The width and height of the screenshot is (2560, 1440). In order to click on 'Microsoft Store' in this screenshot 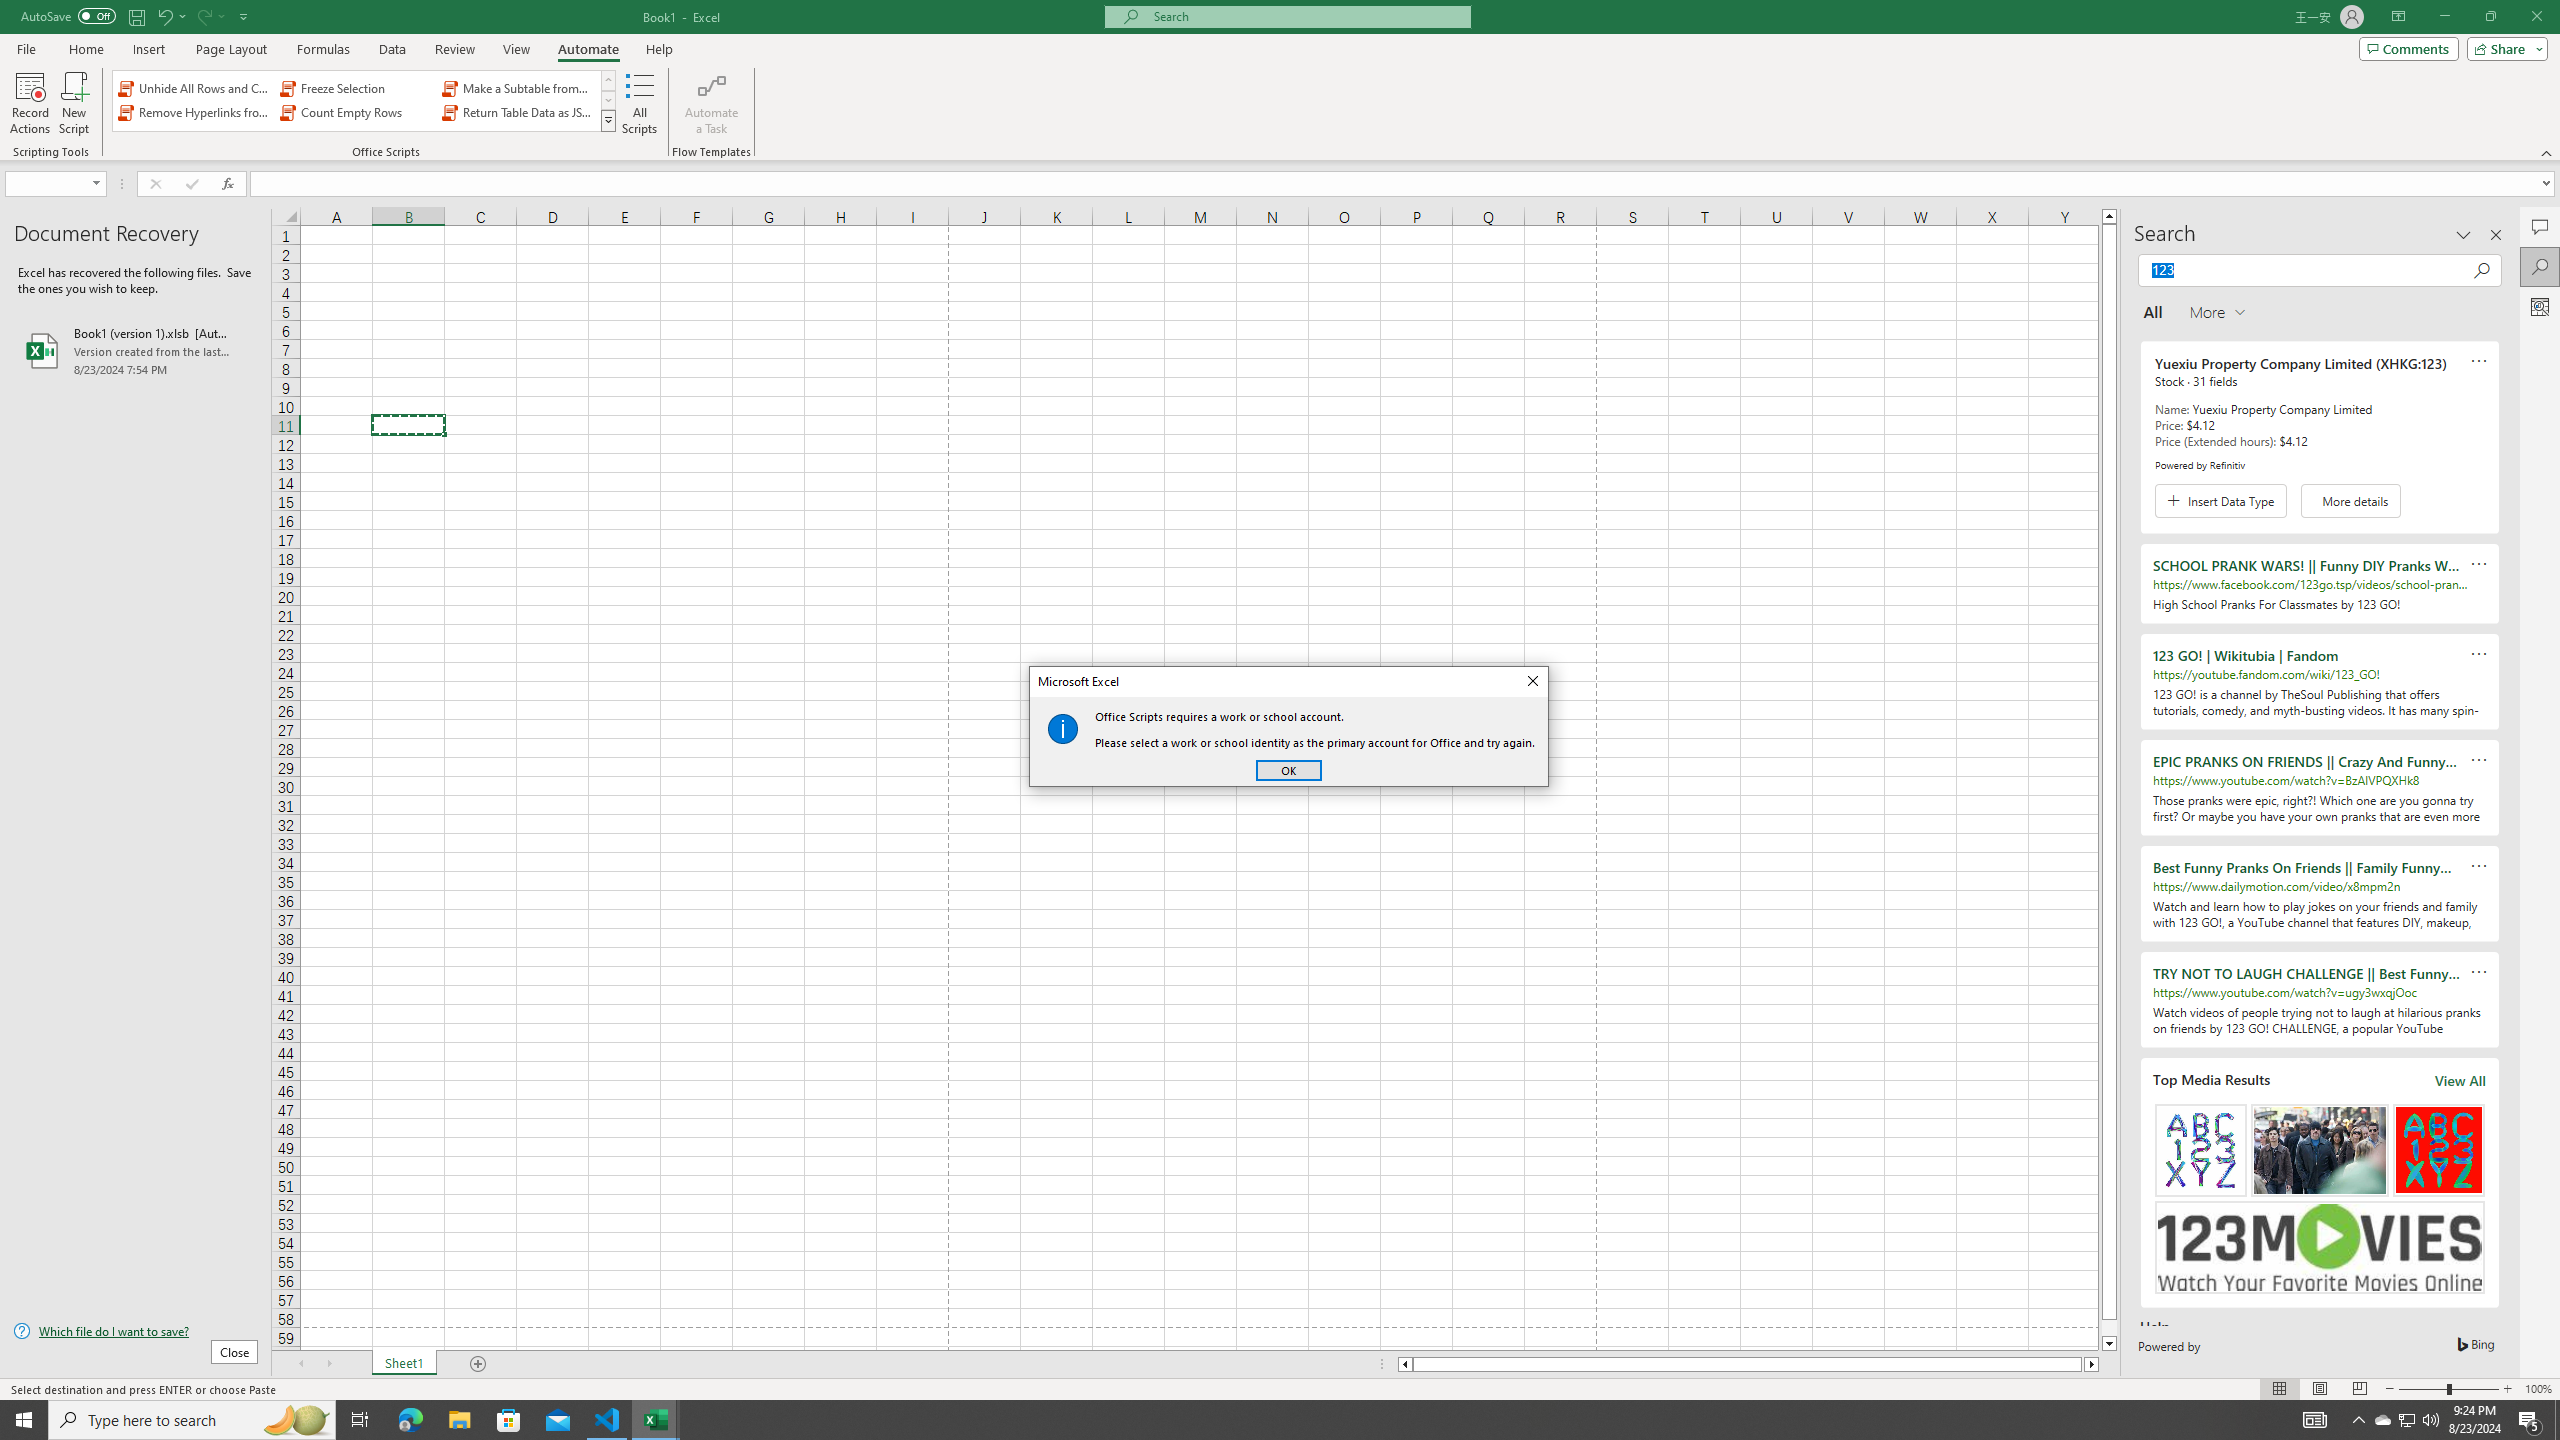, I will do `click(509, 1418)`.